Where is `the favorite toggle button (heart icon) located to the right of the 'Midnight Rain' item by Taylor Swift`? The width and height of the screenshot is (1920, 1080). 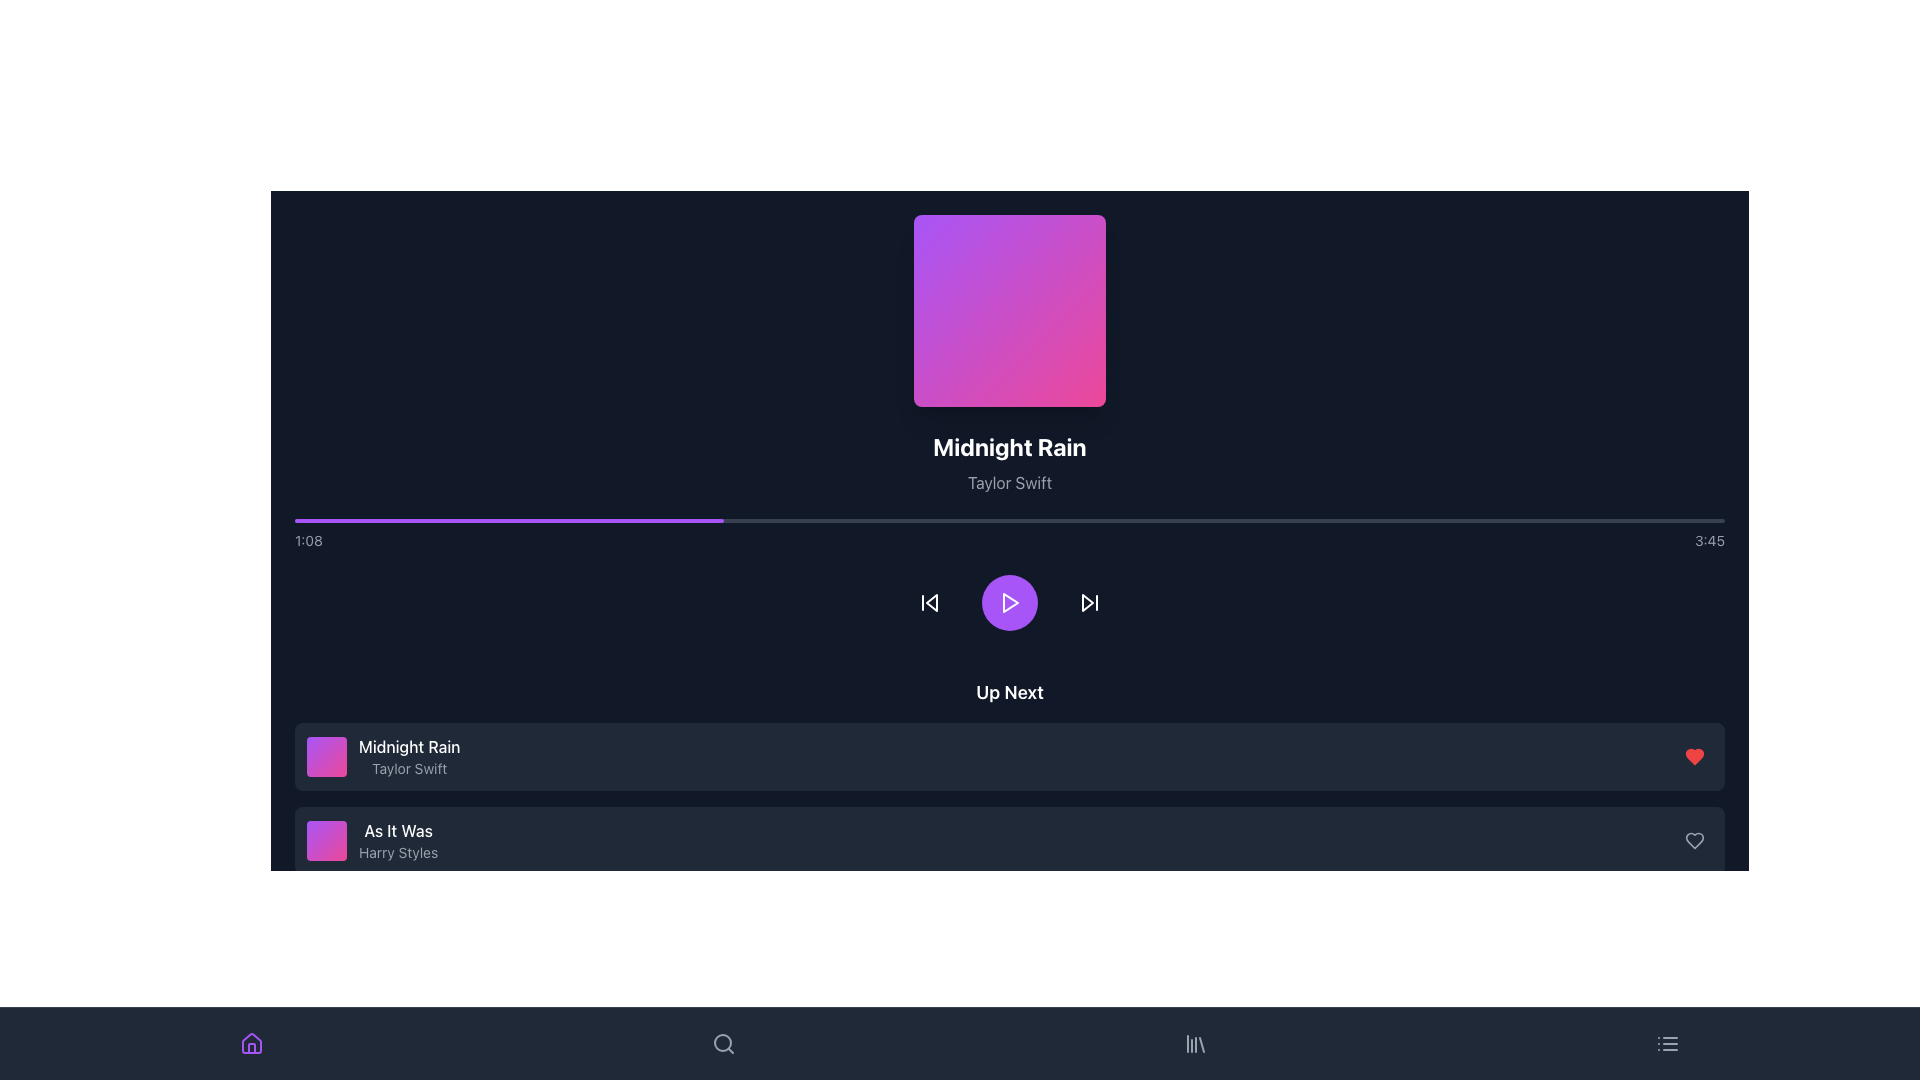
the favorite toggle button (heart icon) located to the right of the 'Midnight Rain' item by Taylor Swift is located at coordinates (1693, 756).